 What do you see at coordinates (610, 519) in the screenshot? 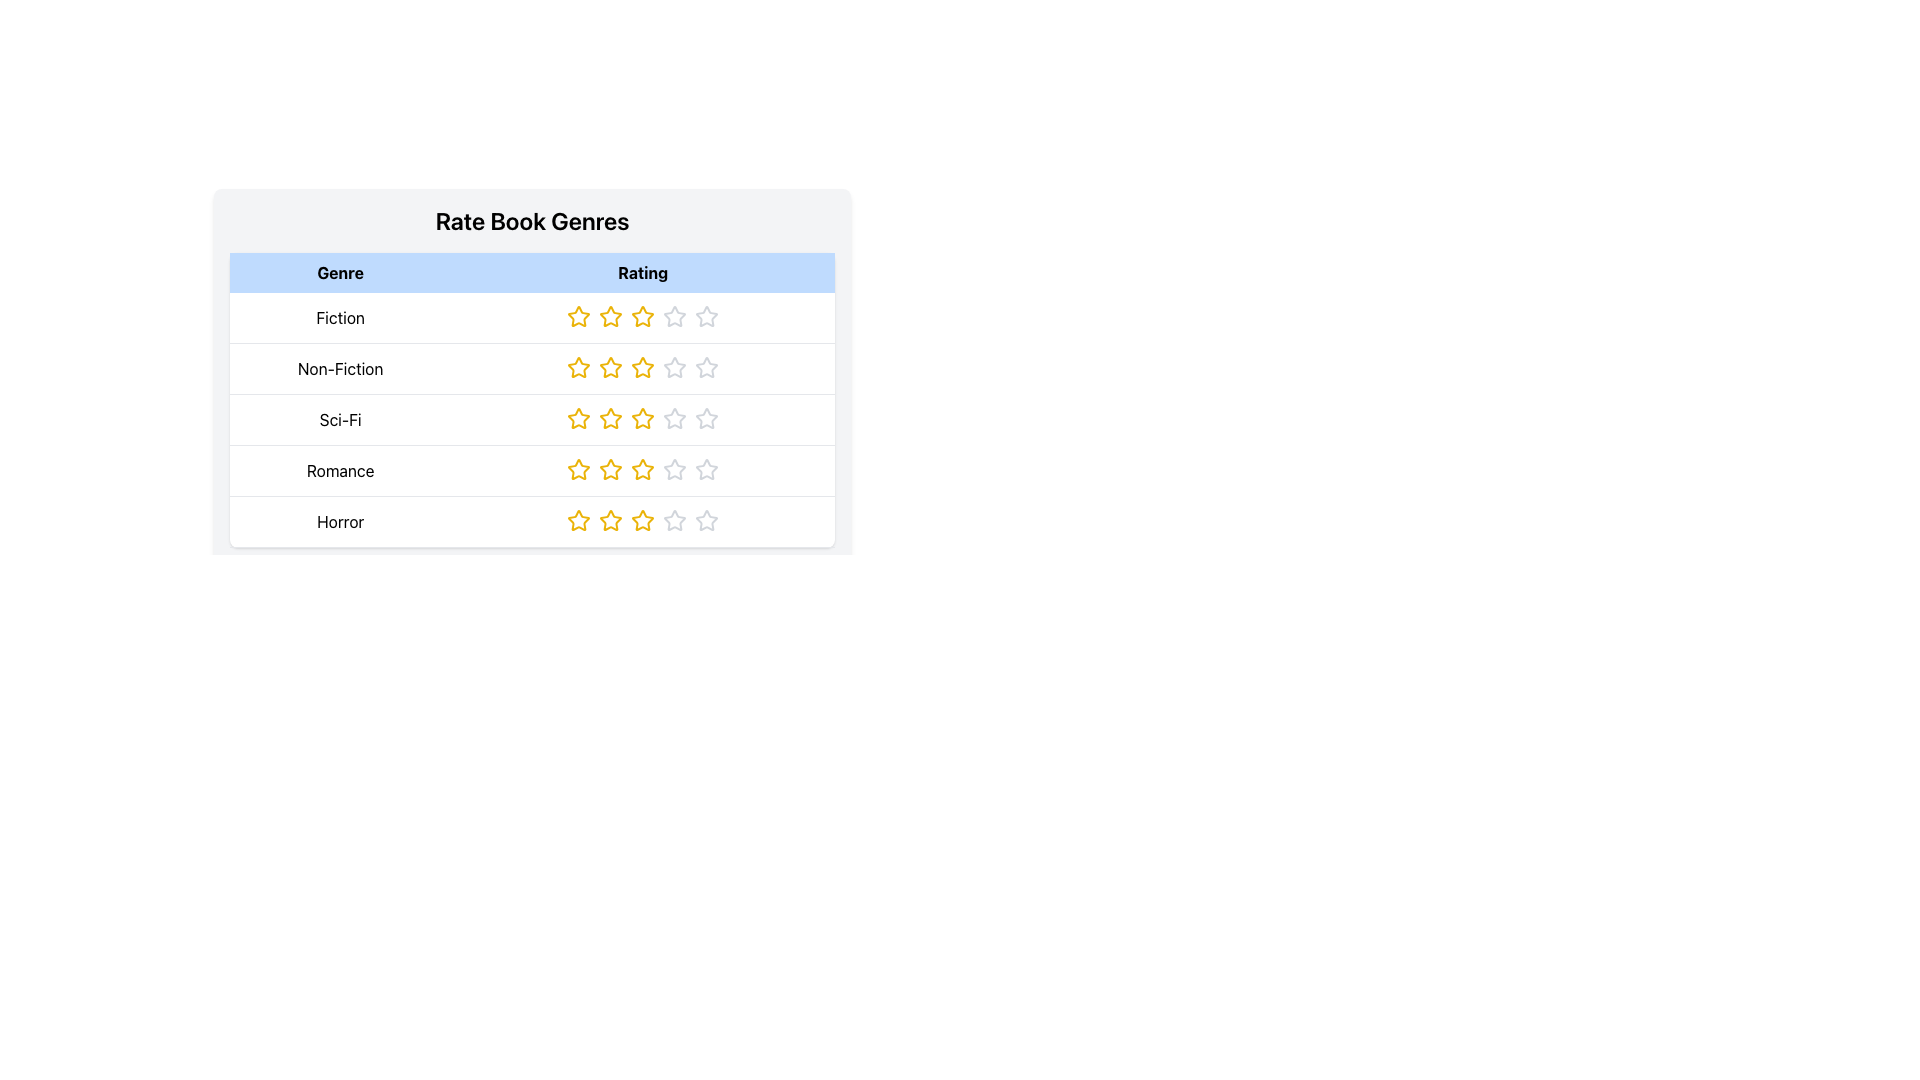
I see `the second interactive rating star icon for the Horror genre` at bounding box center [610, 519].